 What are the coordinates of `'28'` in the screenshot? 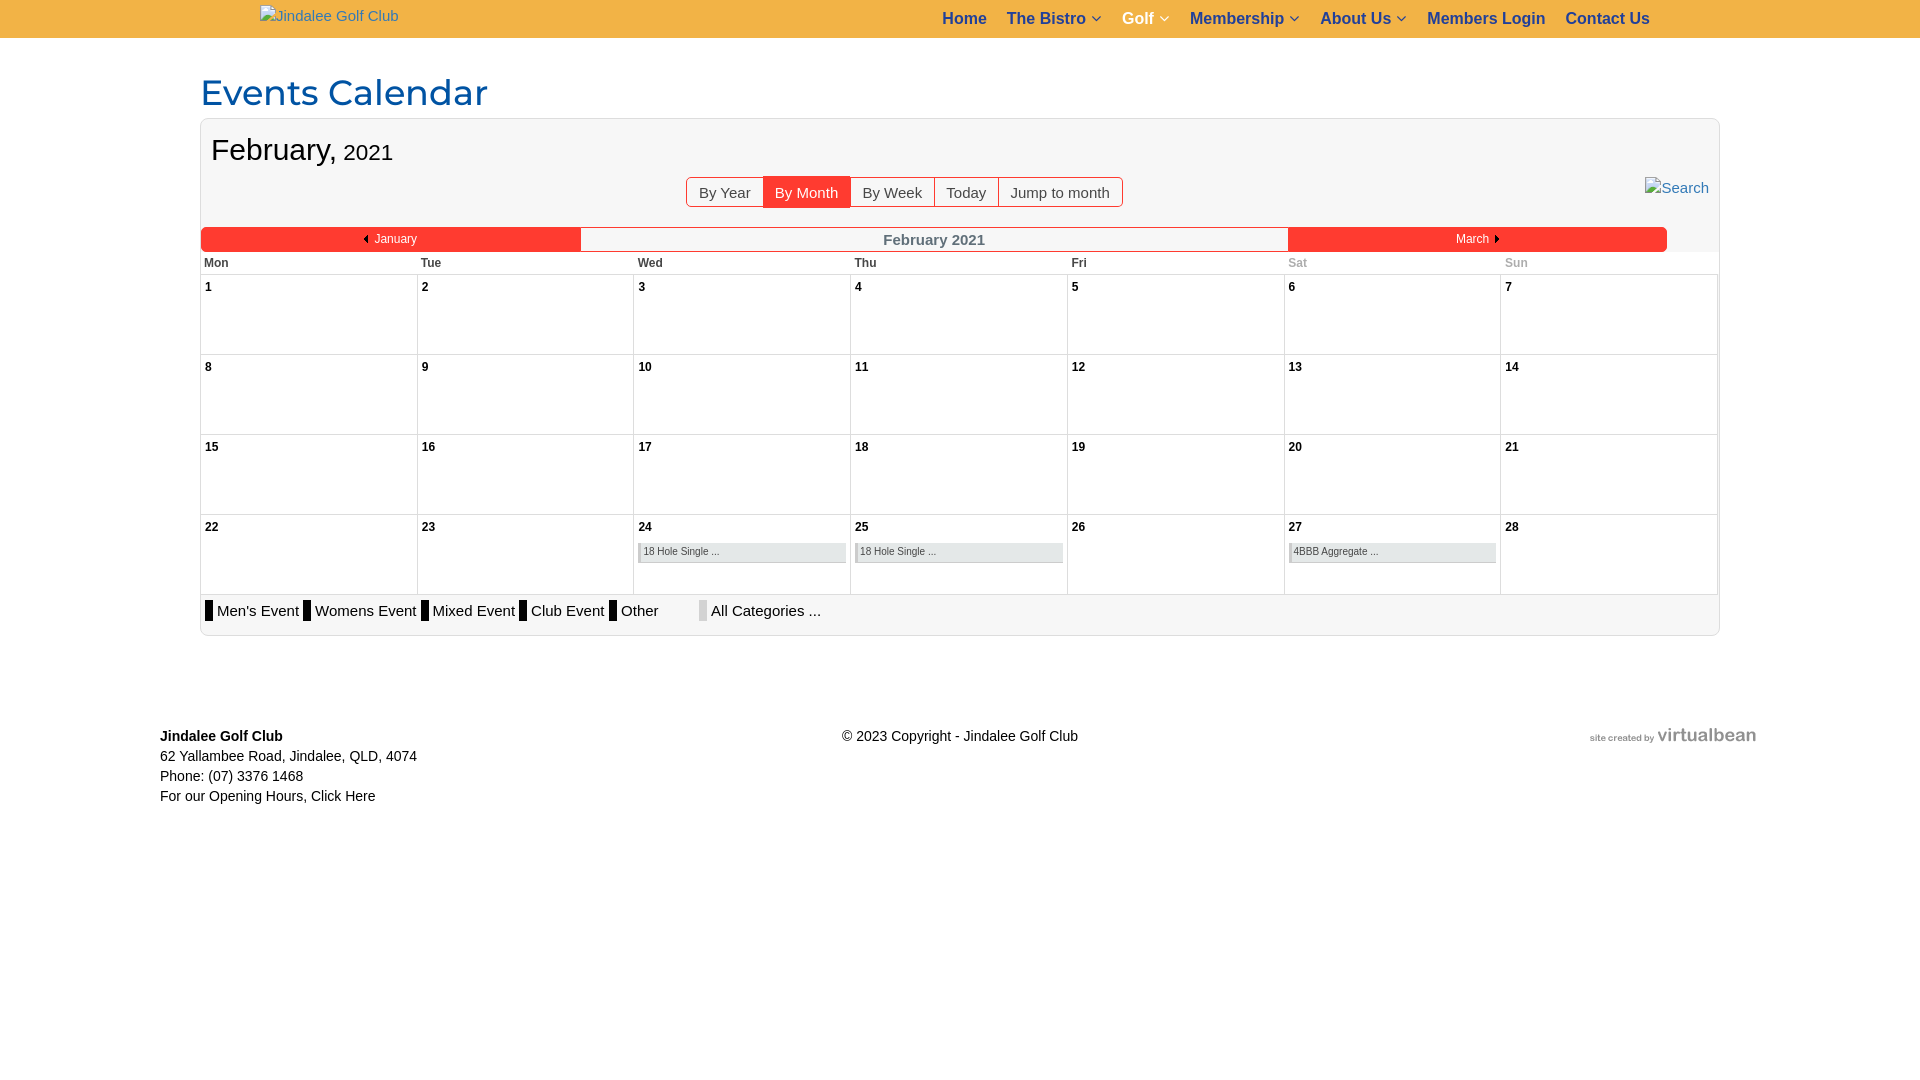 It's located at (1511, 526).